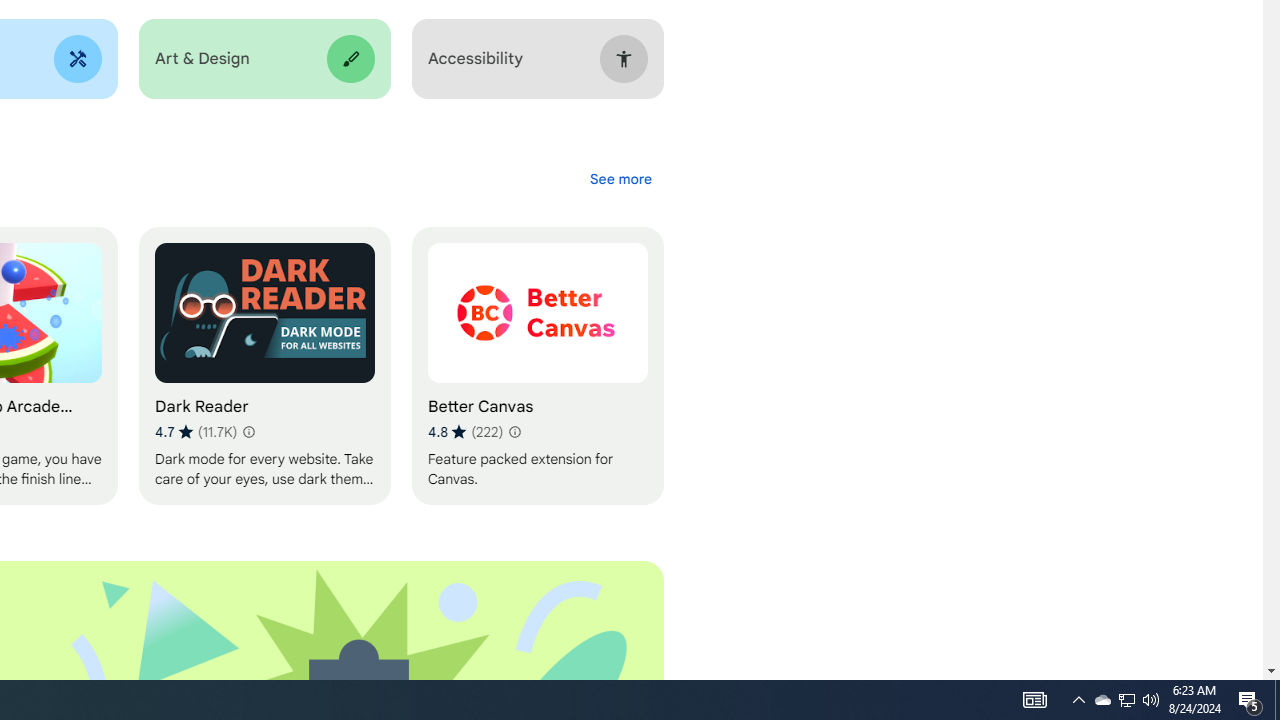 The image size is (1280, 720). Describe the element at coordinates (263, 366) in the screenshot. I see `'Dark Reader'` at that location.